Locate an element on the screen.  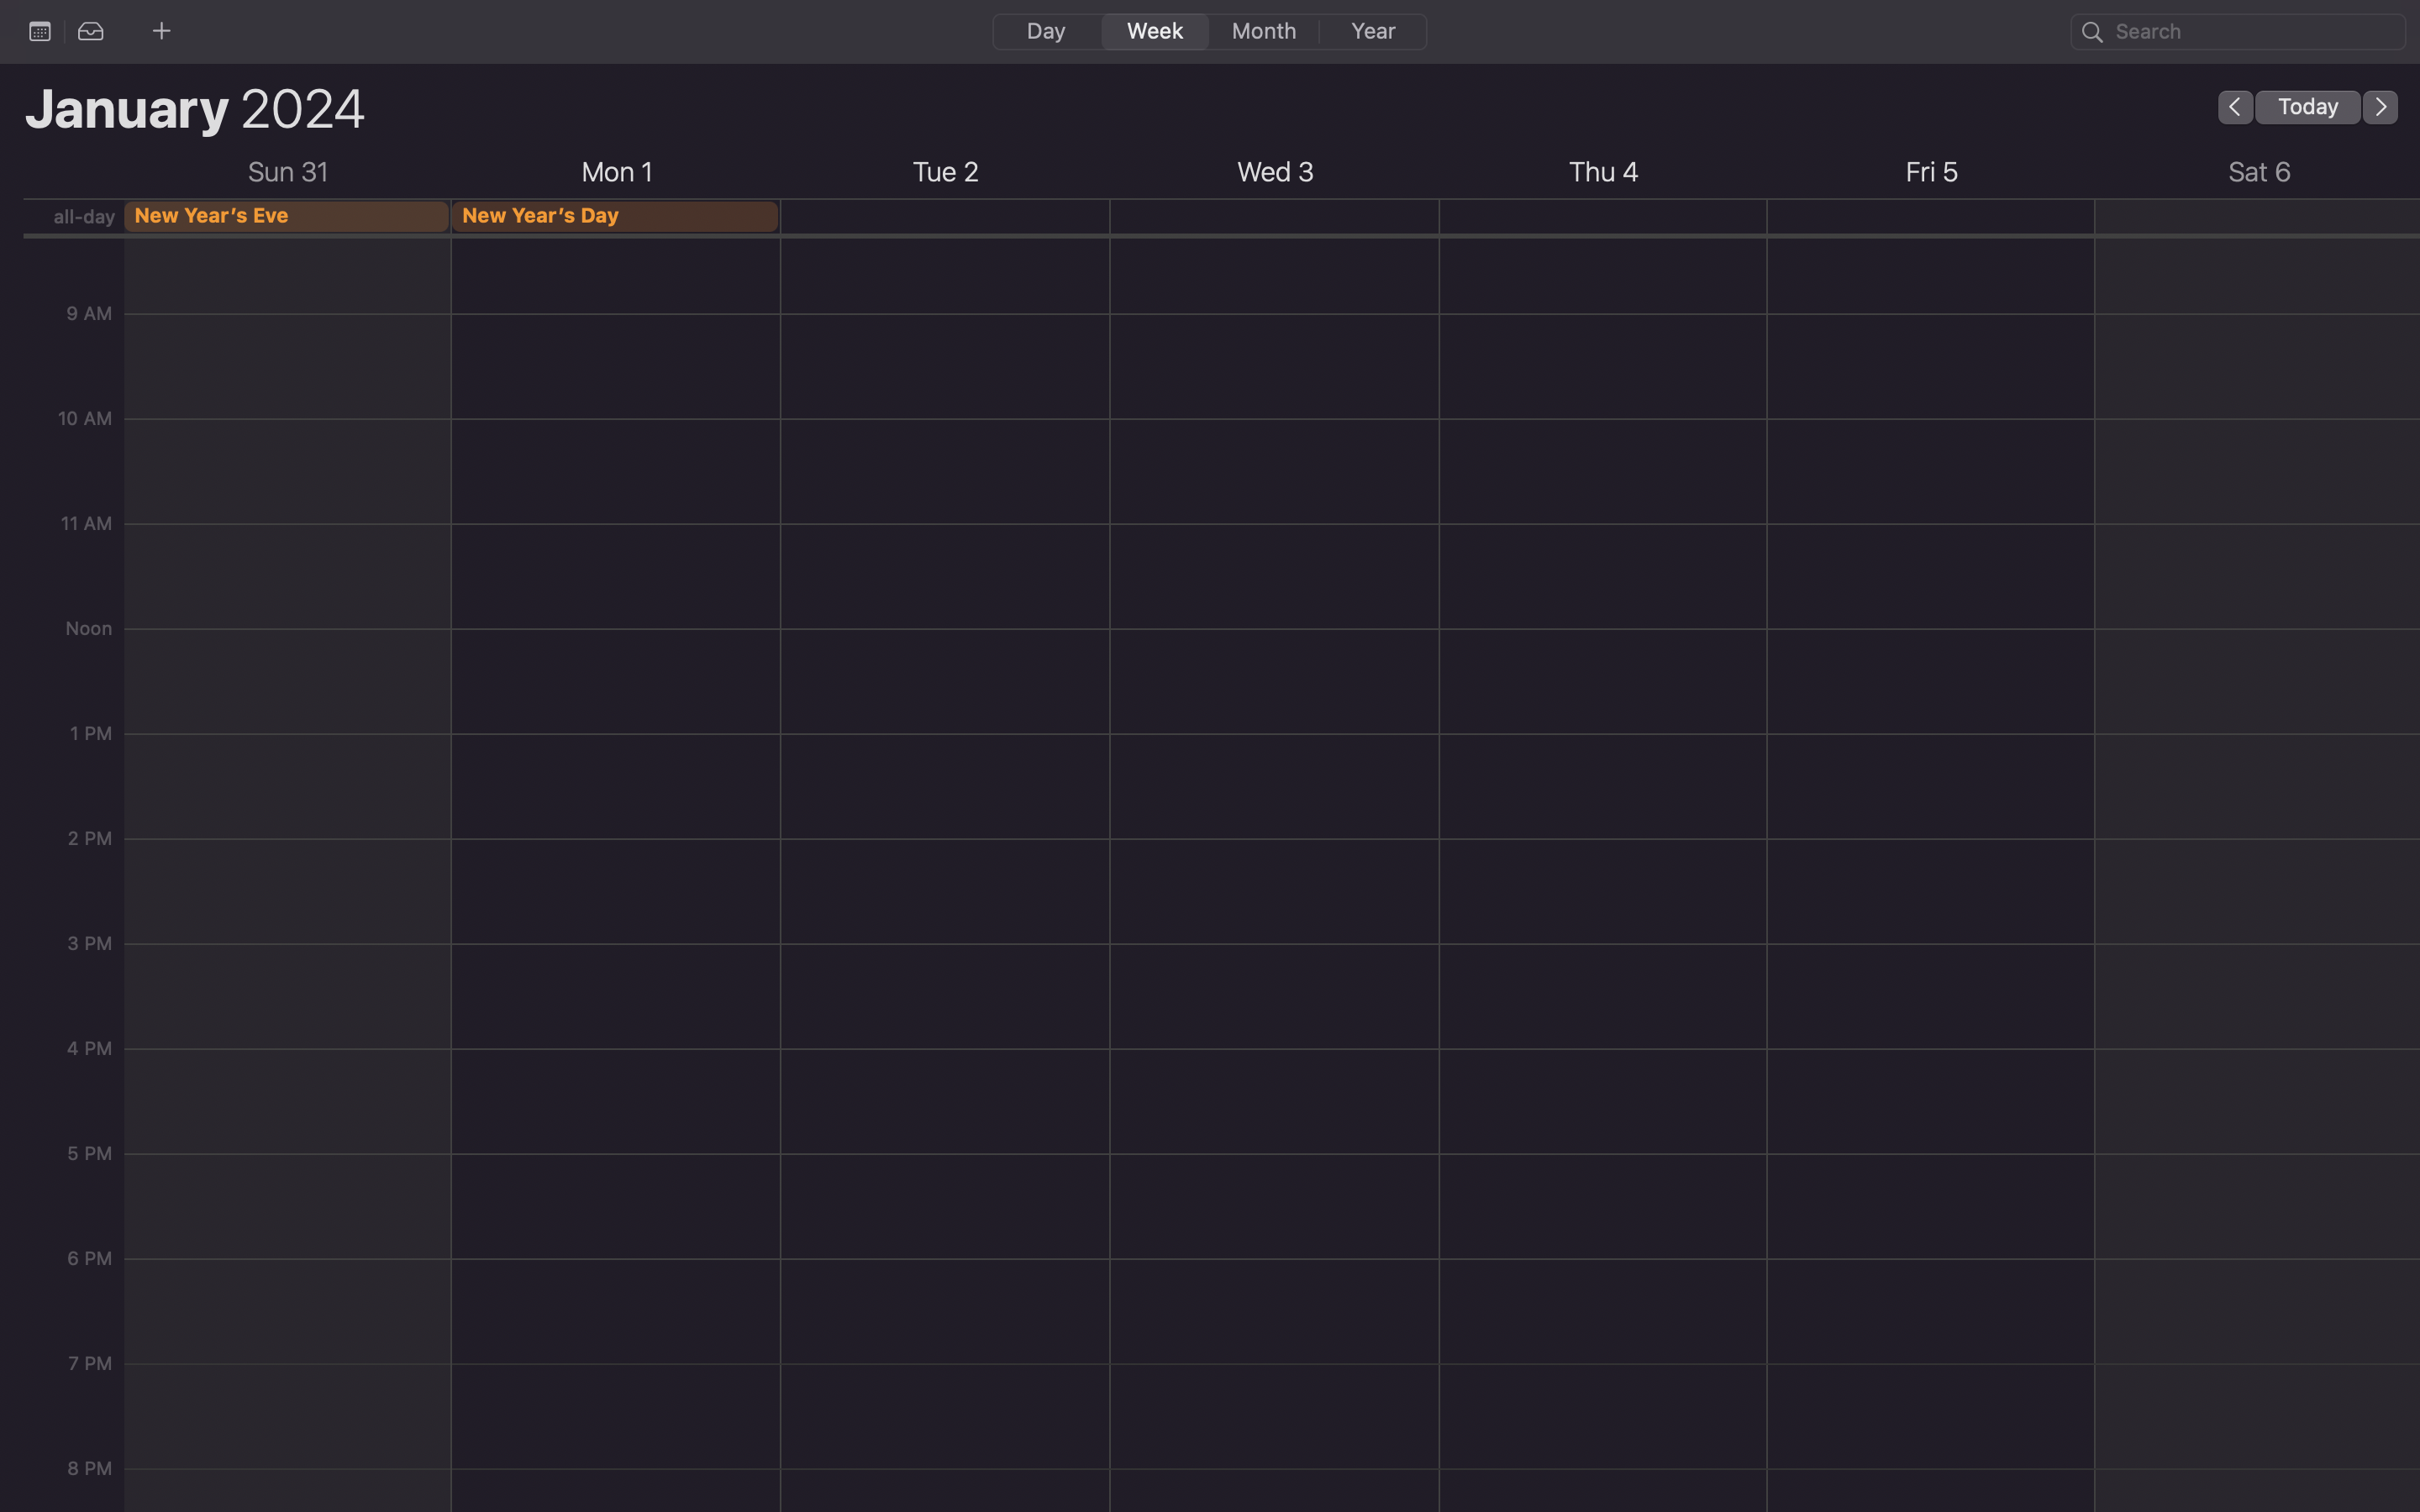
the event titled "Lunch with Ann" is located at coordinates (2238, 30).